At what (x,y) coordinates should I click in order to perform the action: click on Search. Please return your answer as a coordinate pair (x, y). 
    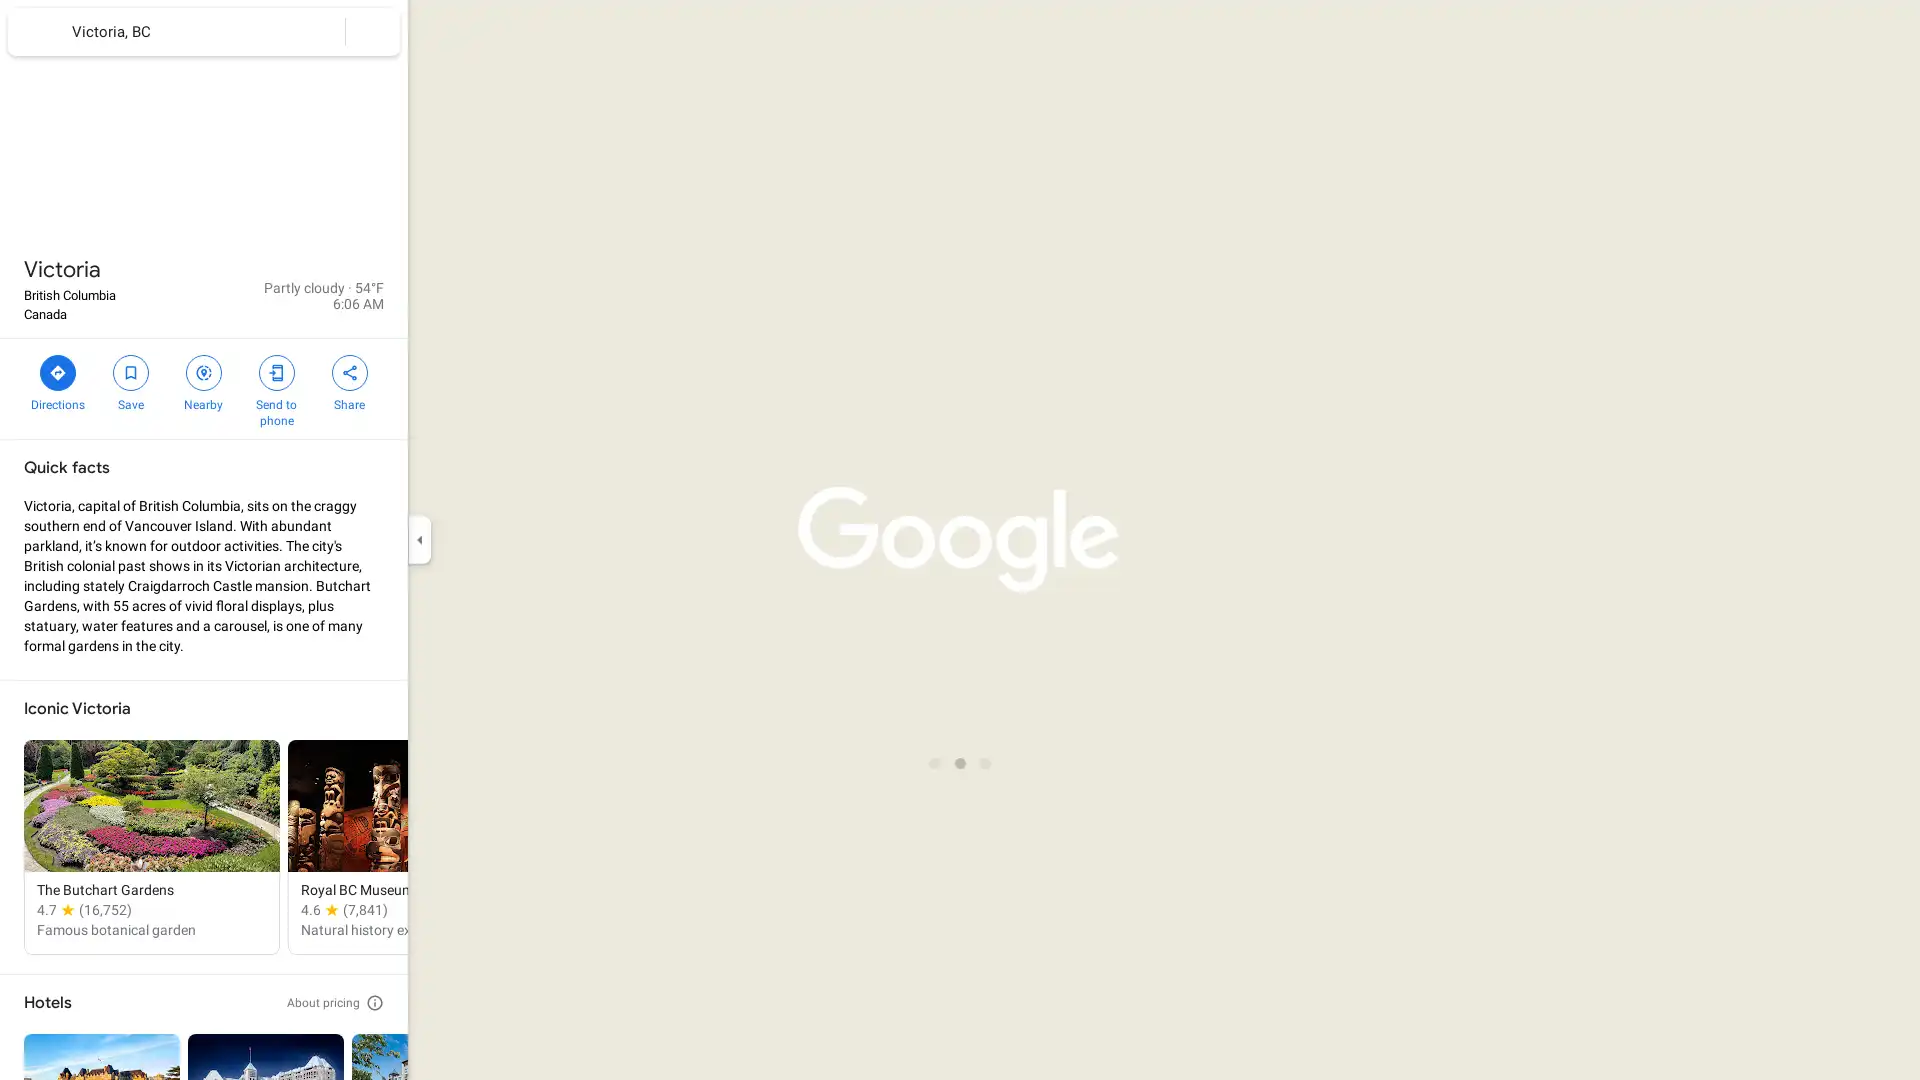
    Looking at the image, I should click on (317, 31).